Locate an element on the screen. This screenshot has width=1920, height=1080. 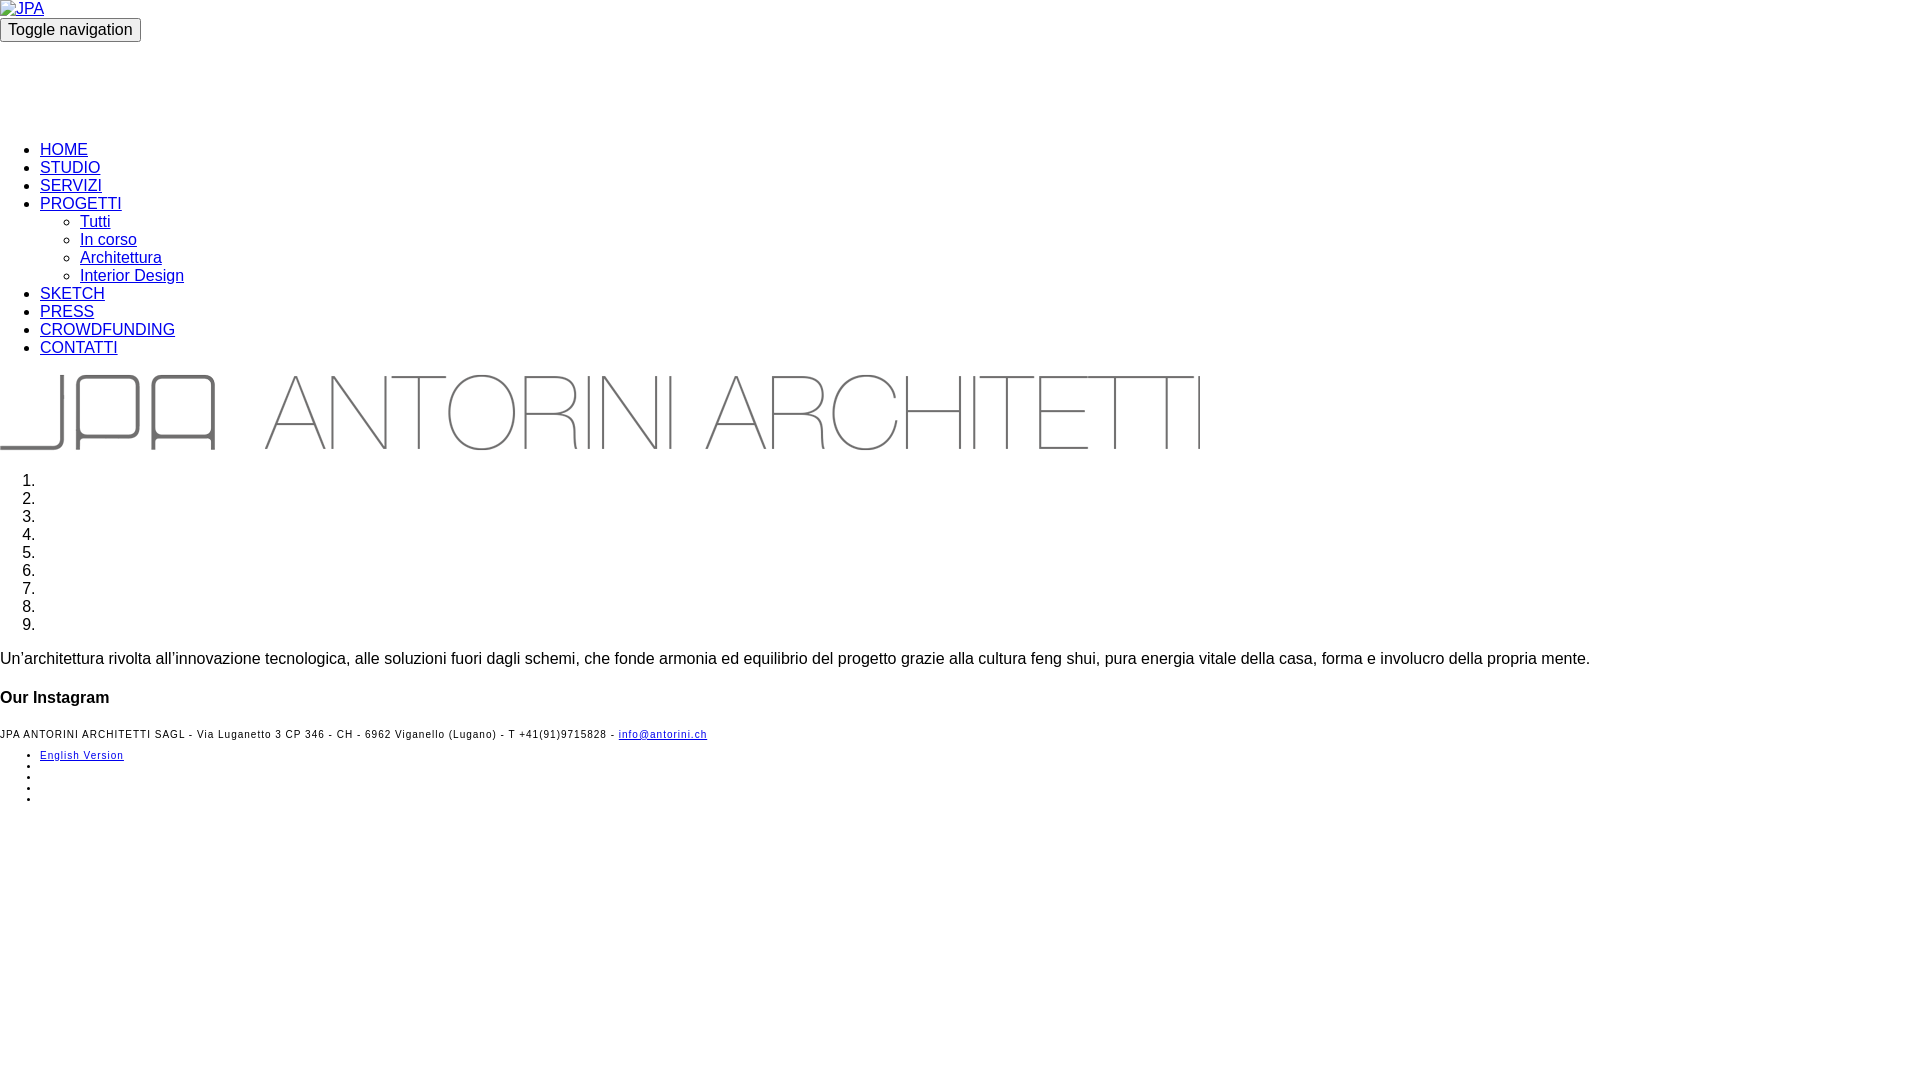
'PRESS' is located at coordinates (67, 311).